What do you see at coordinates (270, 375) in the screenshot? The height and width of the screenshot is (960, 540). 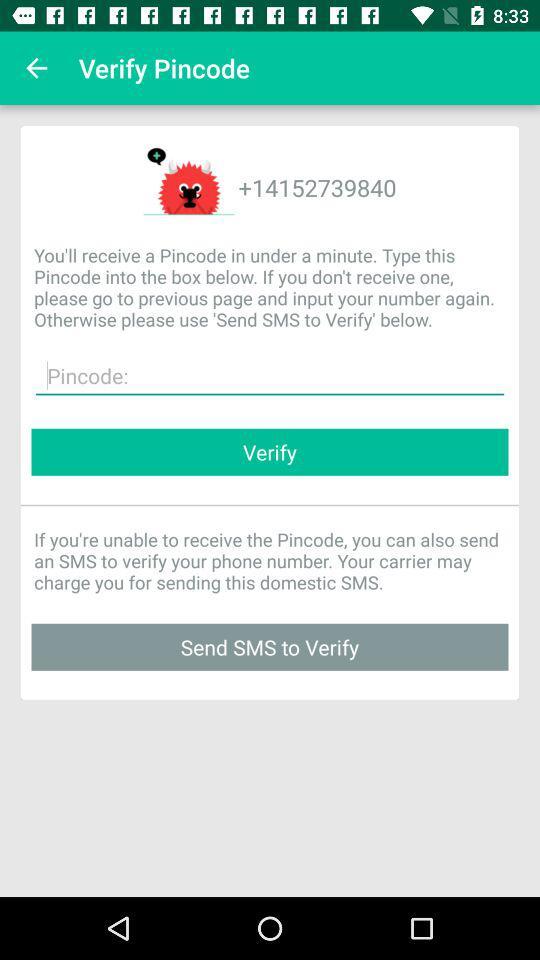 I see `the item below the you ll receive item` at bounding box center [270, 375].